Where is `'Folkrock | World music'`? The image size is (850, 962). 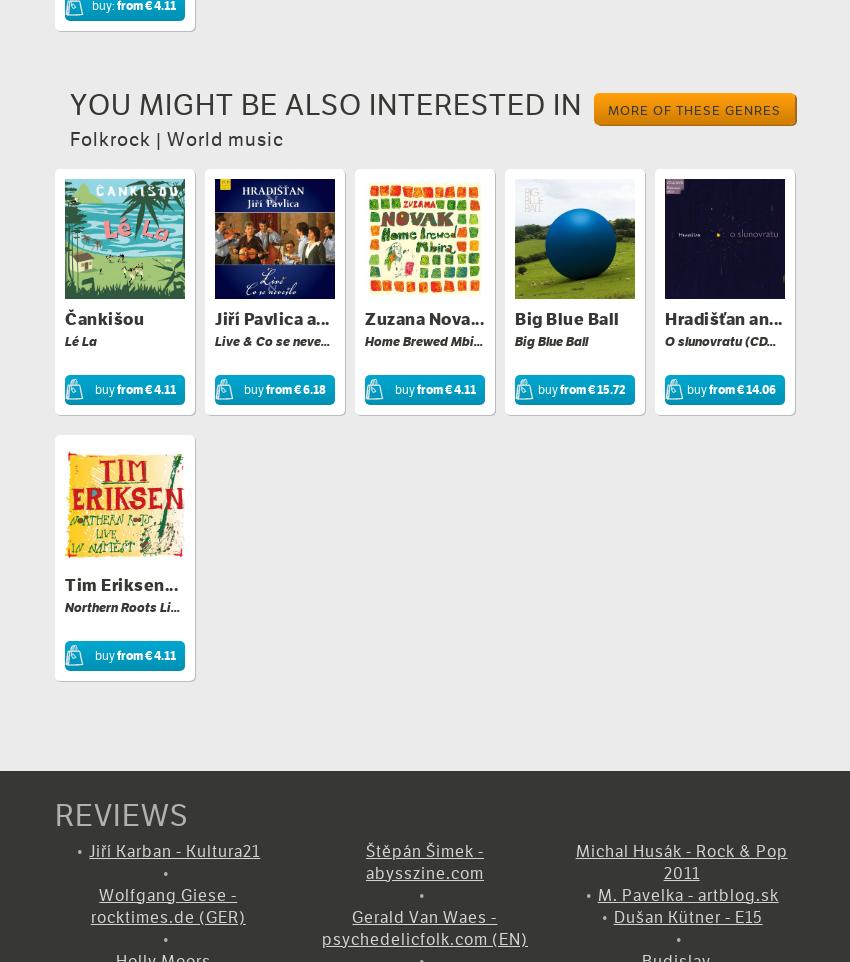 'Folkrock | World music' is located at coordinates (175, 137).